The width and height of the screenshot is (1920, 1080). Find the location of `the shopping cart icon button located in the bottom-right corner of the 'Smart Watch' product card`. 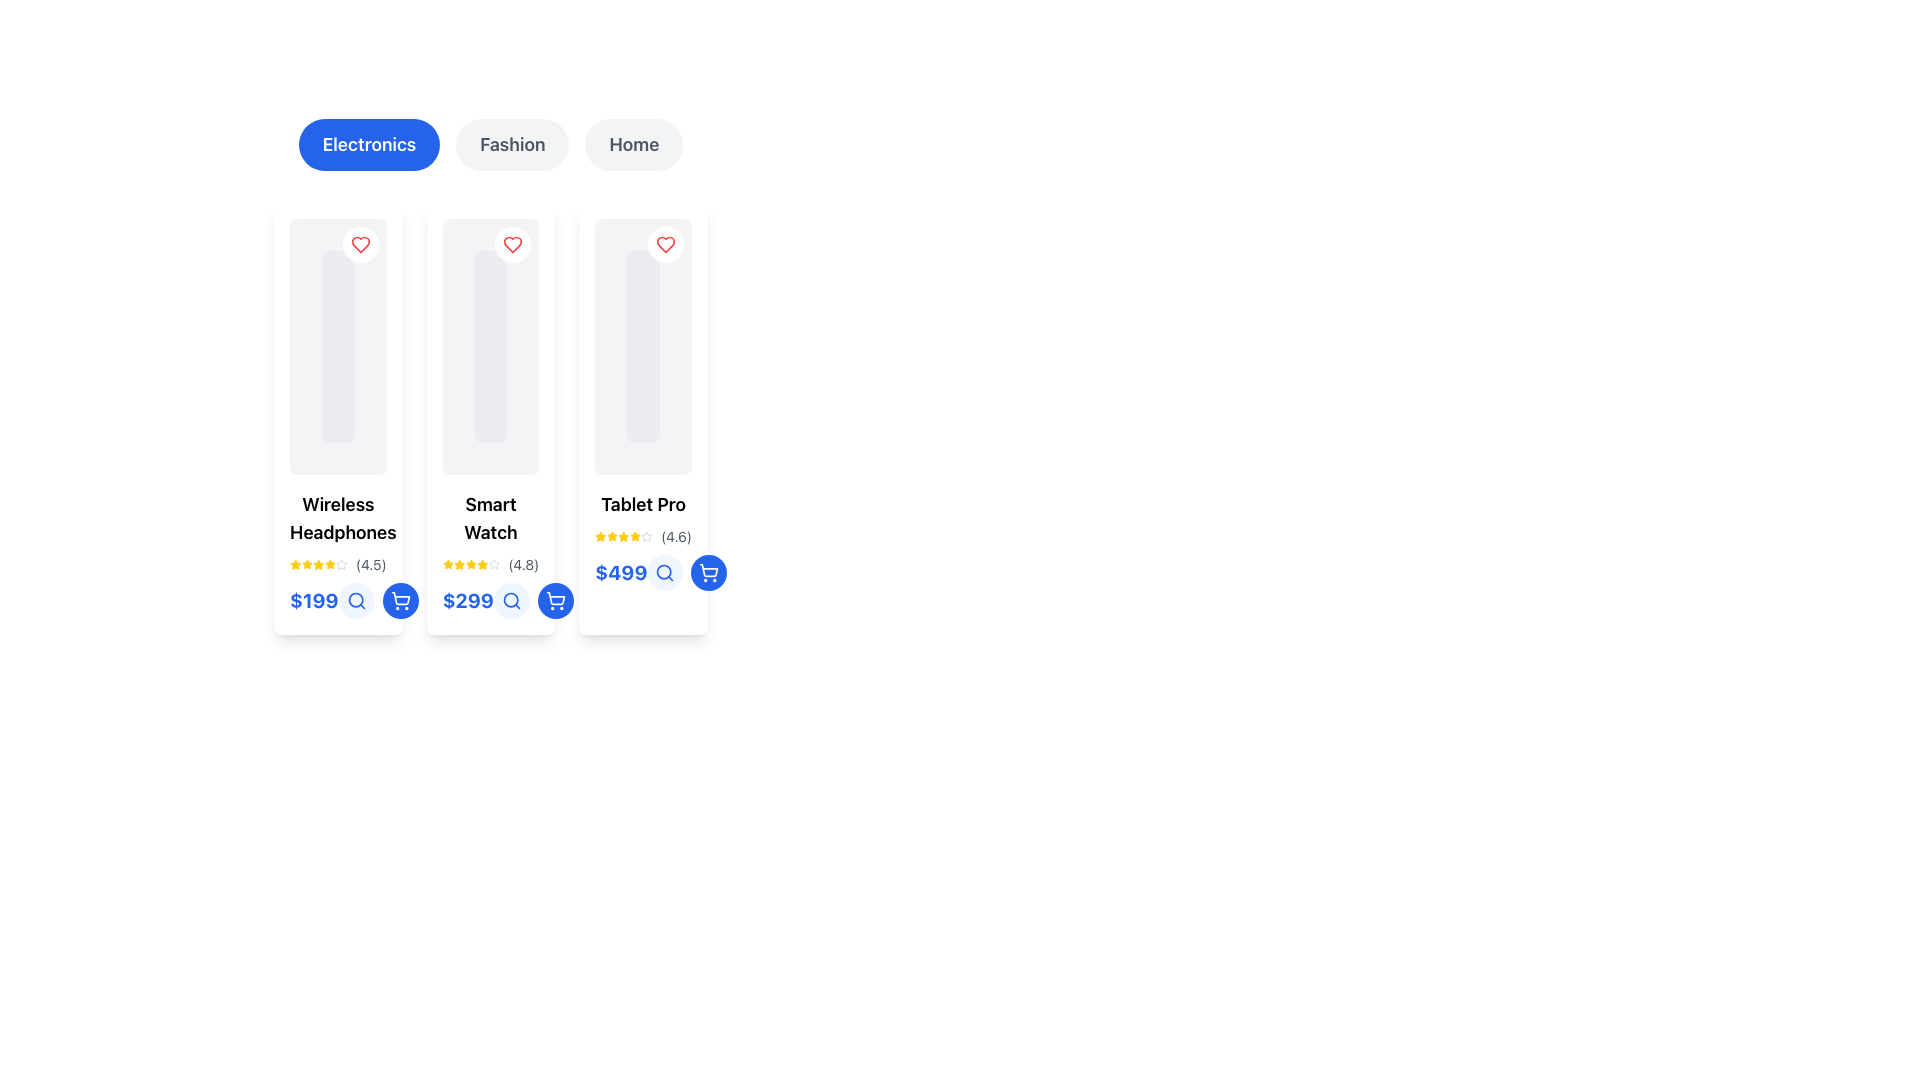

the shopping cart icon button located in the bottom-right corner of the 'Smart Watch' product card is located at coordinates (400, 600).